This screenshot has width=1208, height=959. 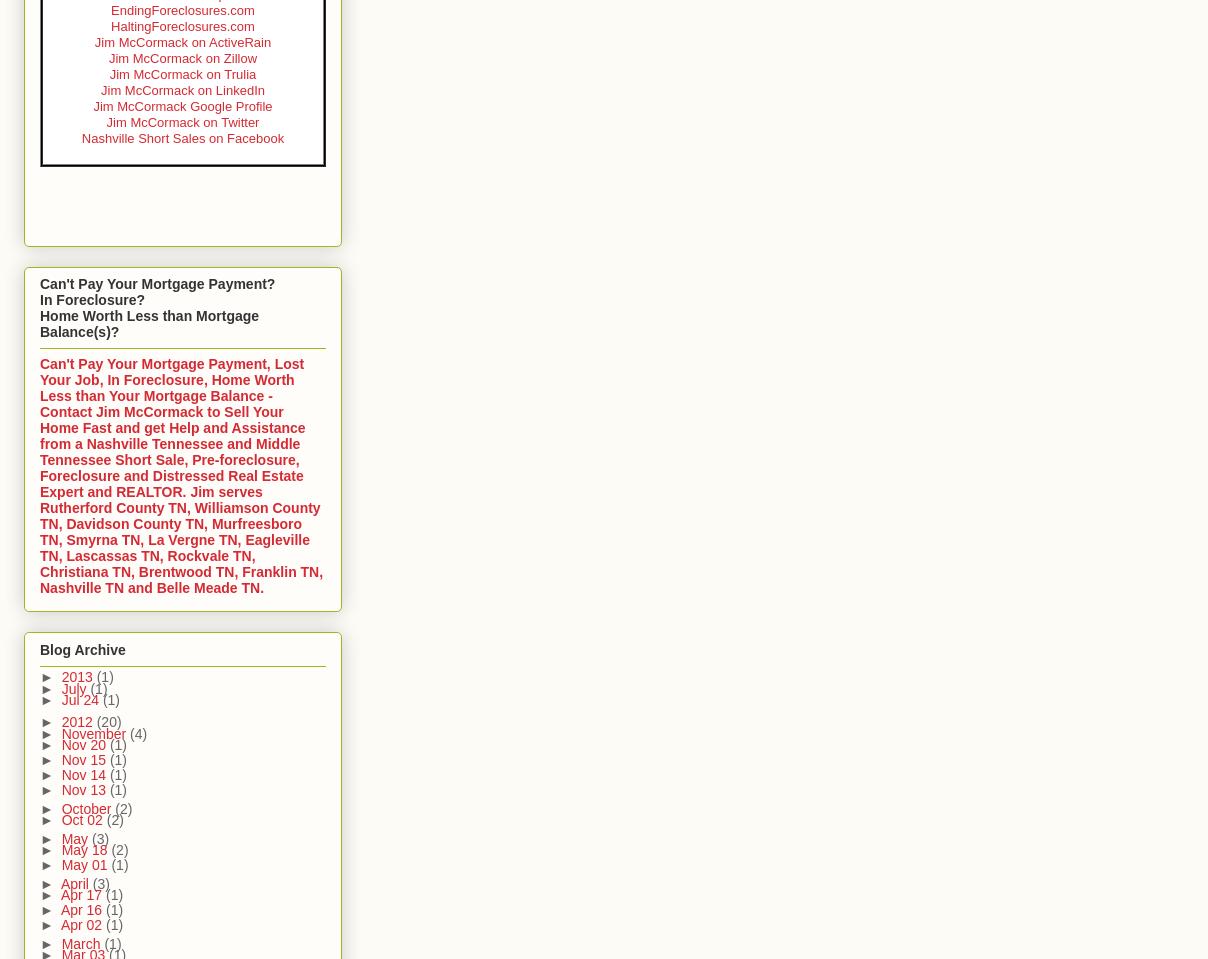 What do you see at coordinates (110, 9) in the screenshot?
I see `'EndingForeclosures.com'` at bounding box center [110, 9].